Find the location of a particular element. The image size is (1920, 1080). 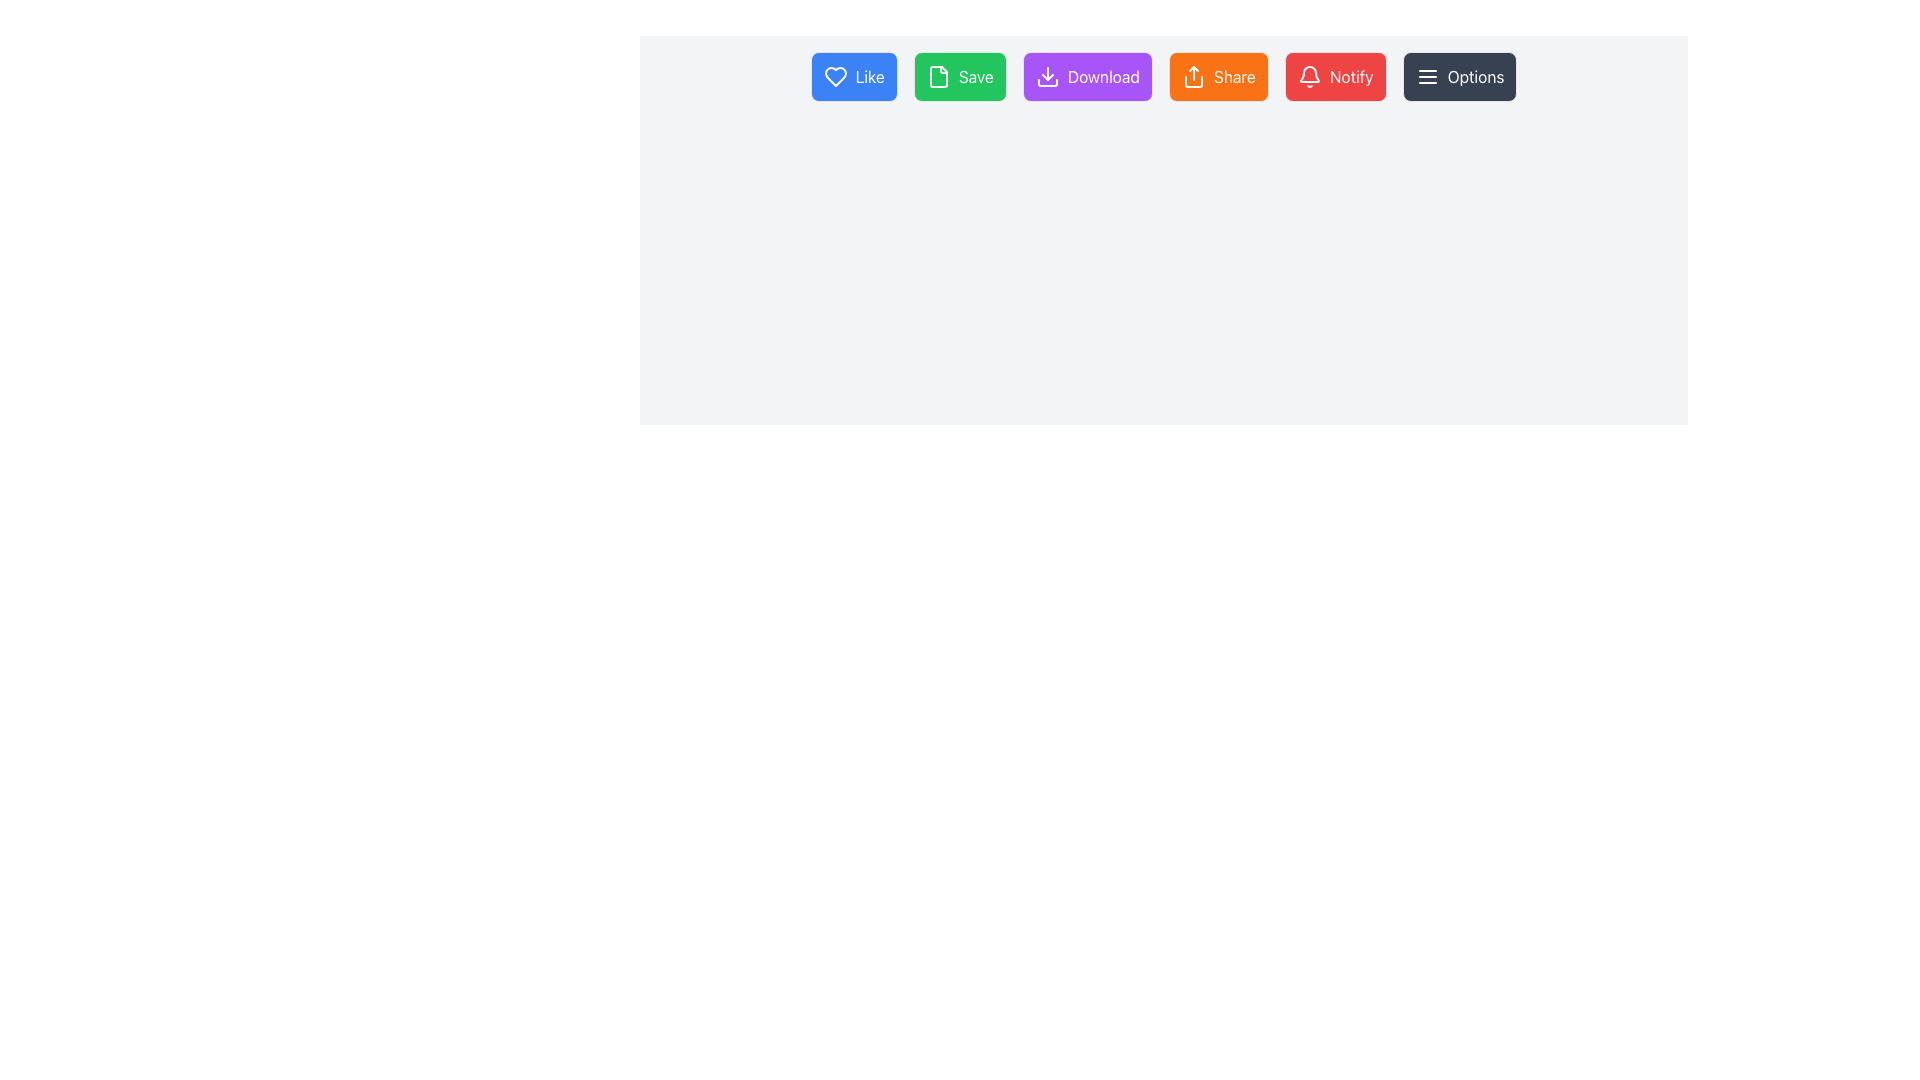

the graphical line in the 'Share' icon, which is located at the bottom center of the button and contributes to the representation of the share action is located at coordinates (1193, 80).